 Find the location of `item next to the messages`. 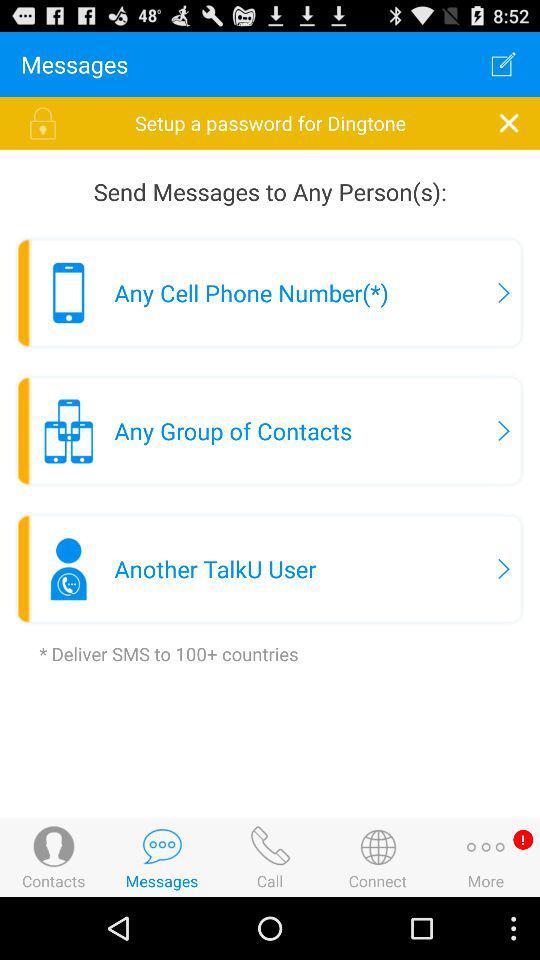

item next to the messages is located at coordinates (502, 64).